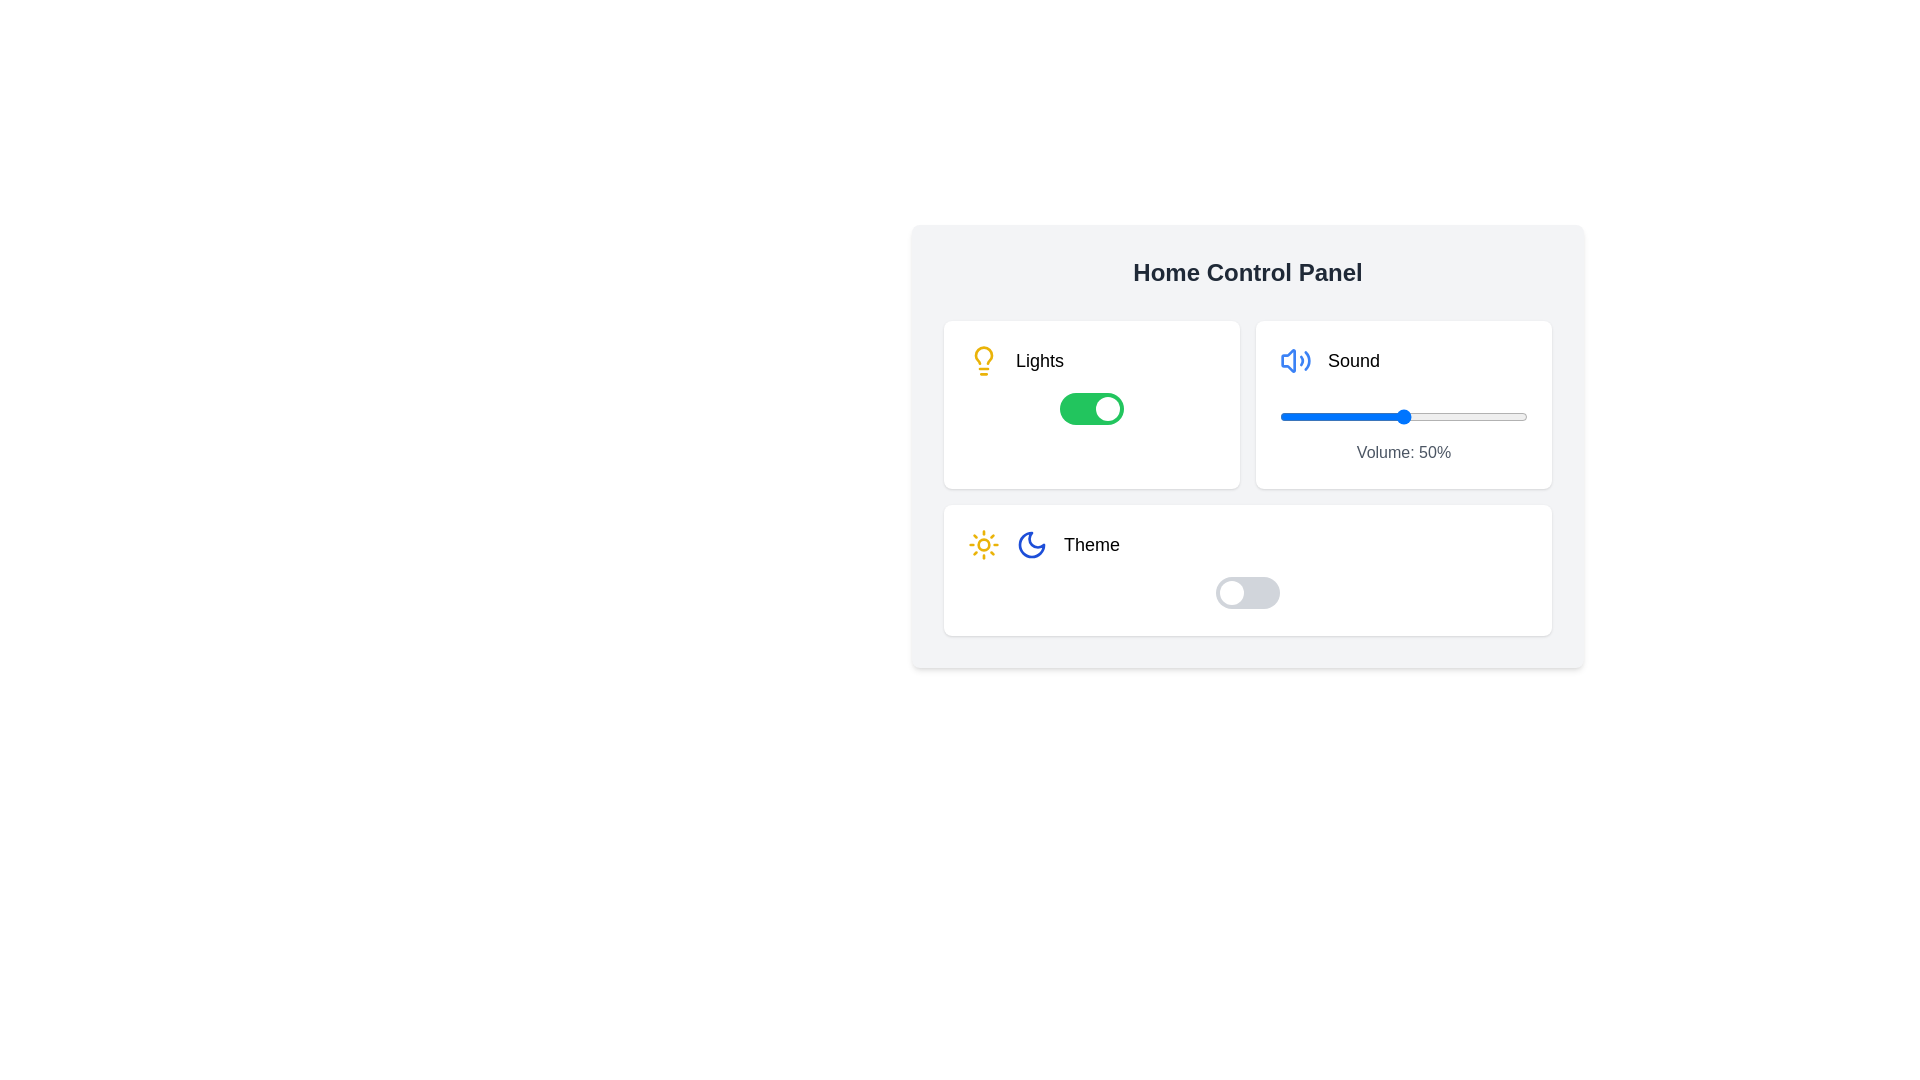  I want to click on the stylized lightbulb icon located in the upper-left cell of the control panel layout, next to the 'Lights' label and above the toggle switch, so click(983, 353).